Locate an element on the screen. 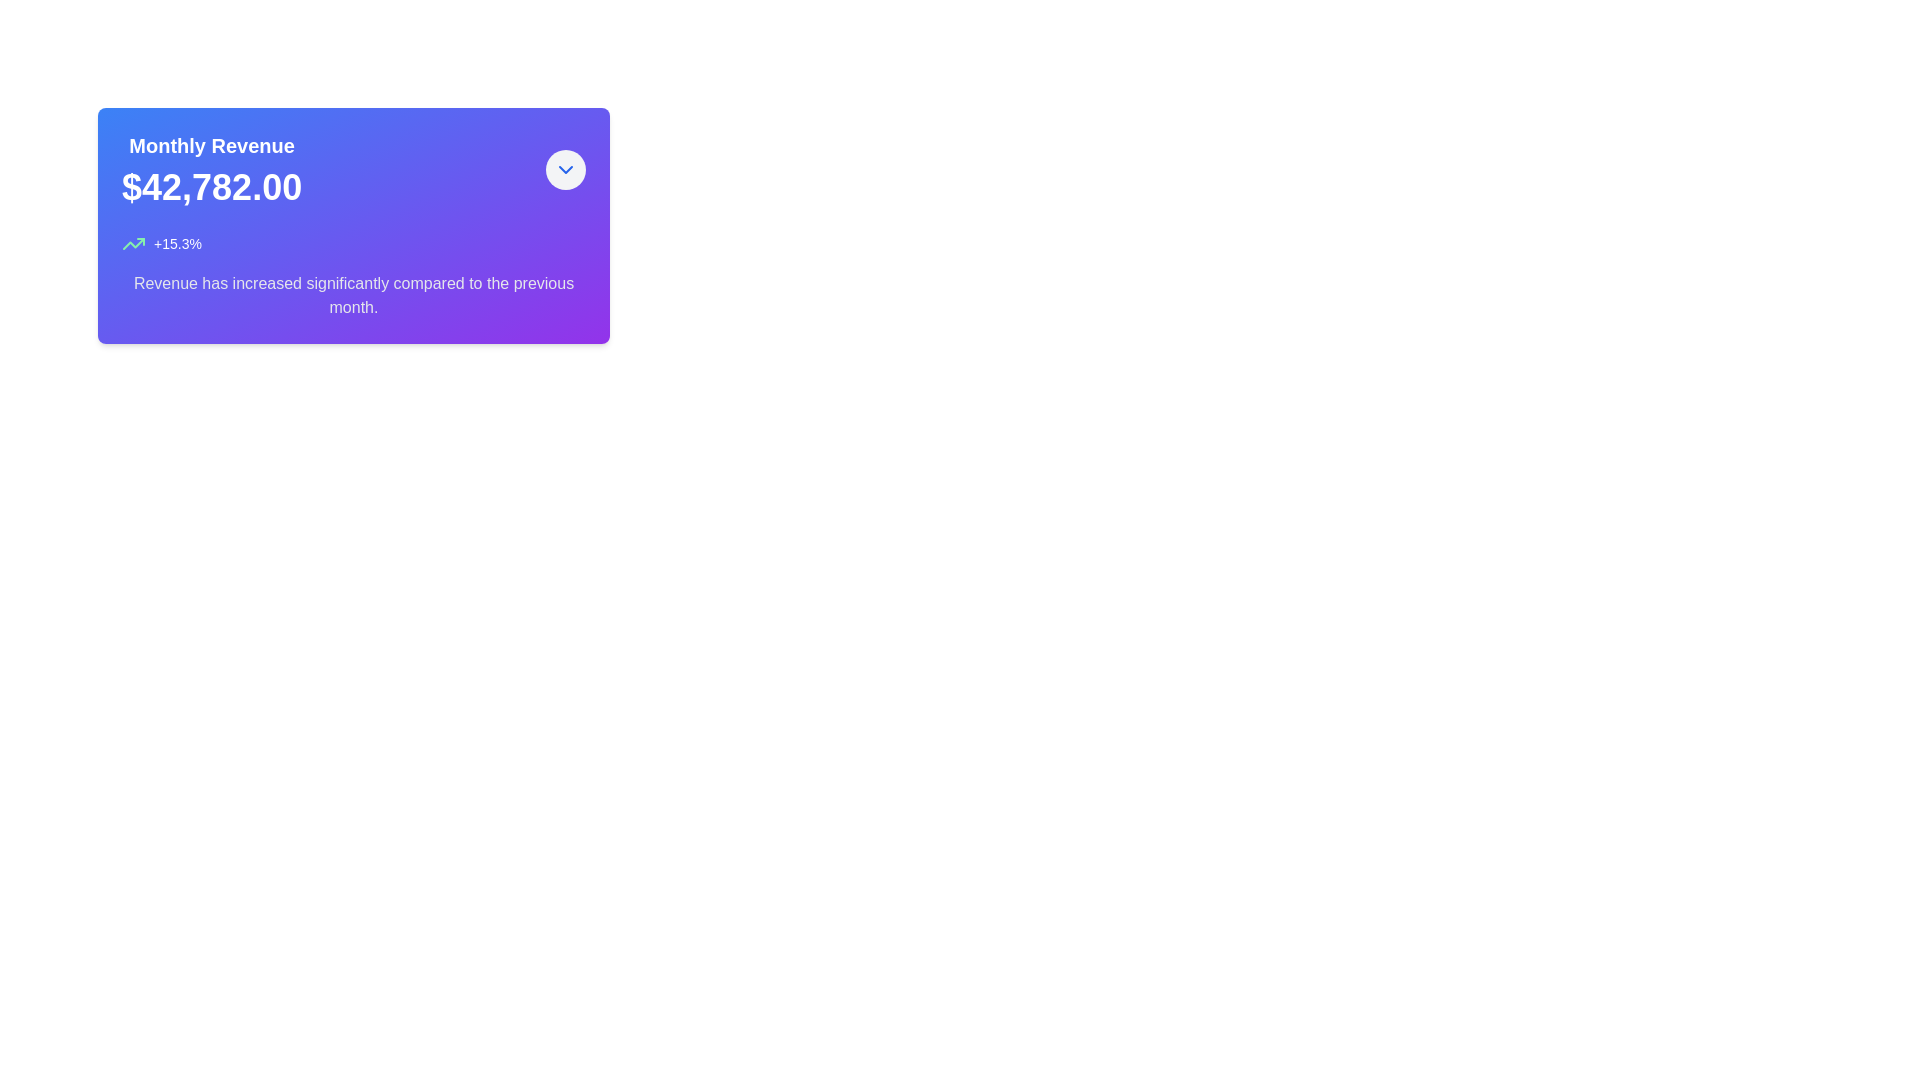 The image size is (1920, 1080). the Text Display that showcases the monthly revenue figure, located centrally within the card below the 'Monthly Revenue' title is located at coordinates (212, 188).